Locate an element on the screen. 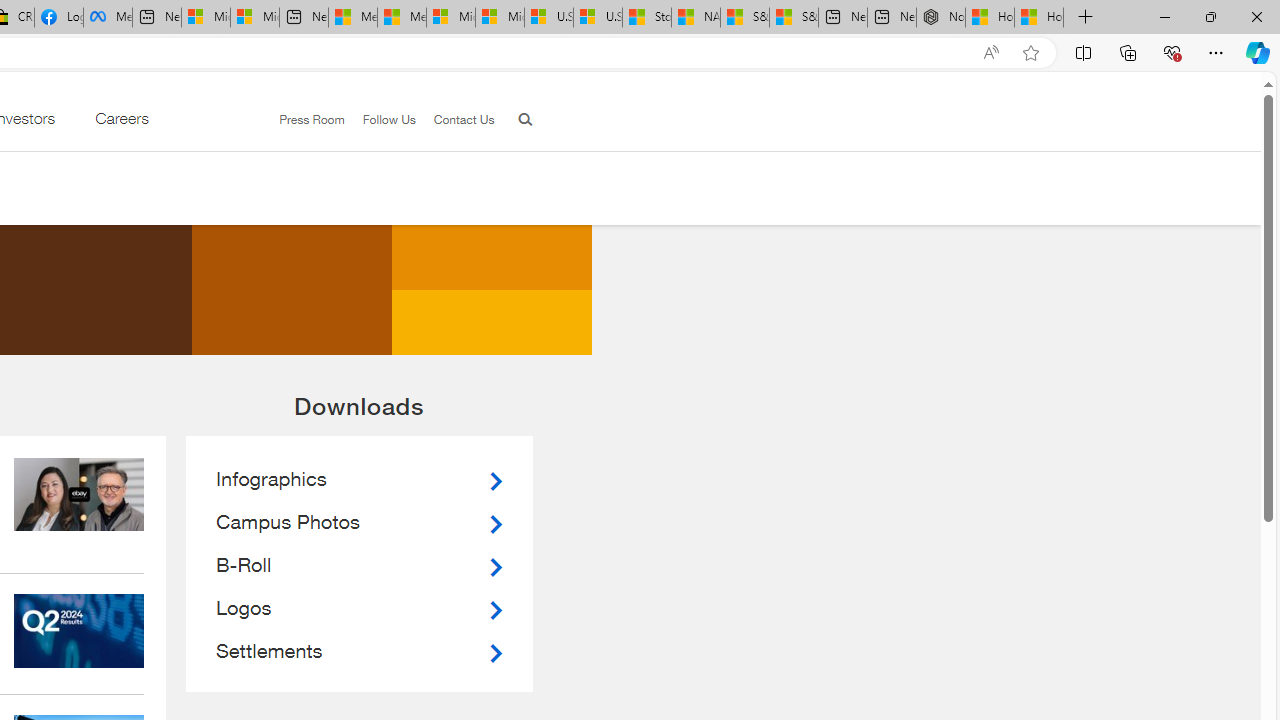 The image size is (1280, 720). 'Press Room' is located at coordinates (311, 119).